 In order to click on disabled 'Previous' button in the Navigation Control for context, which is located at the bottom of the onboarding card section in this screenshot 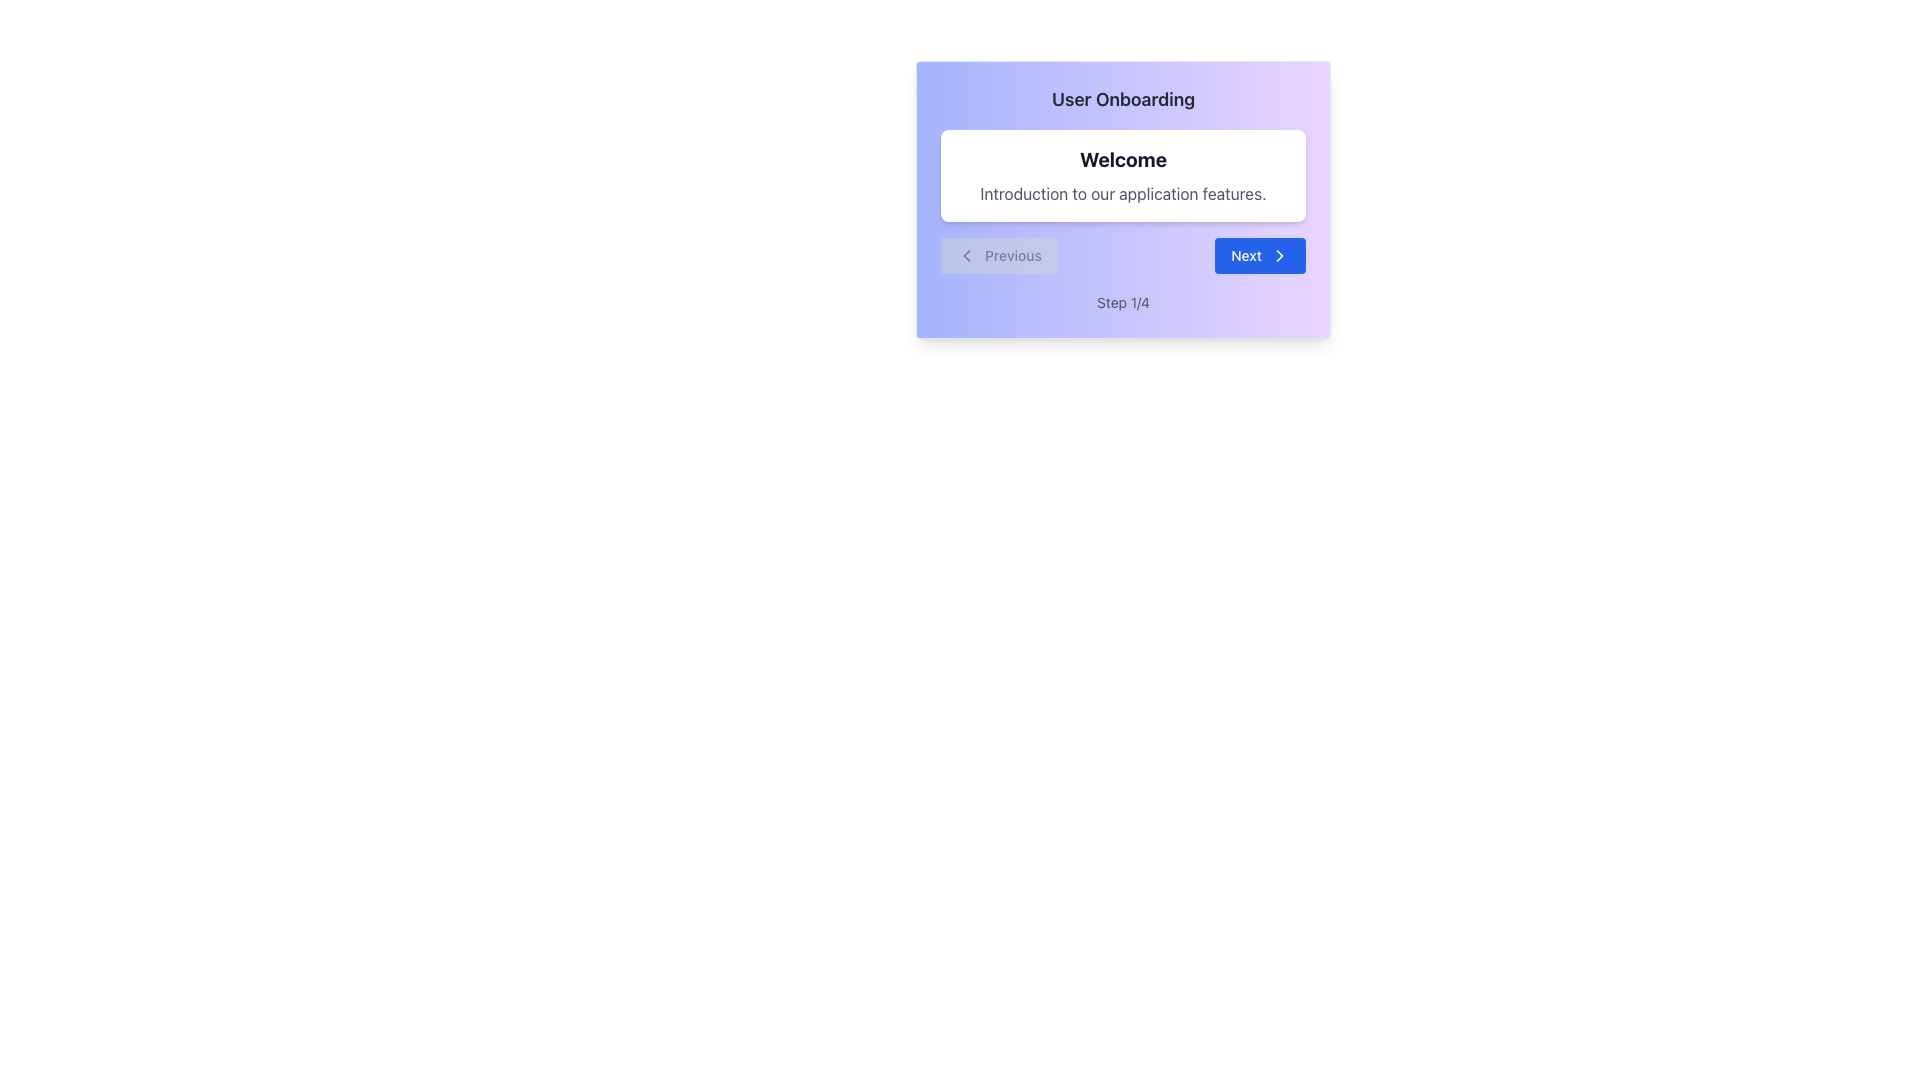, I will do `click(1123, 254)`.